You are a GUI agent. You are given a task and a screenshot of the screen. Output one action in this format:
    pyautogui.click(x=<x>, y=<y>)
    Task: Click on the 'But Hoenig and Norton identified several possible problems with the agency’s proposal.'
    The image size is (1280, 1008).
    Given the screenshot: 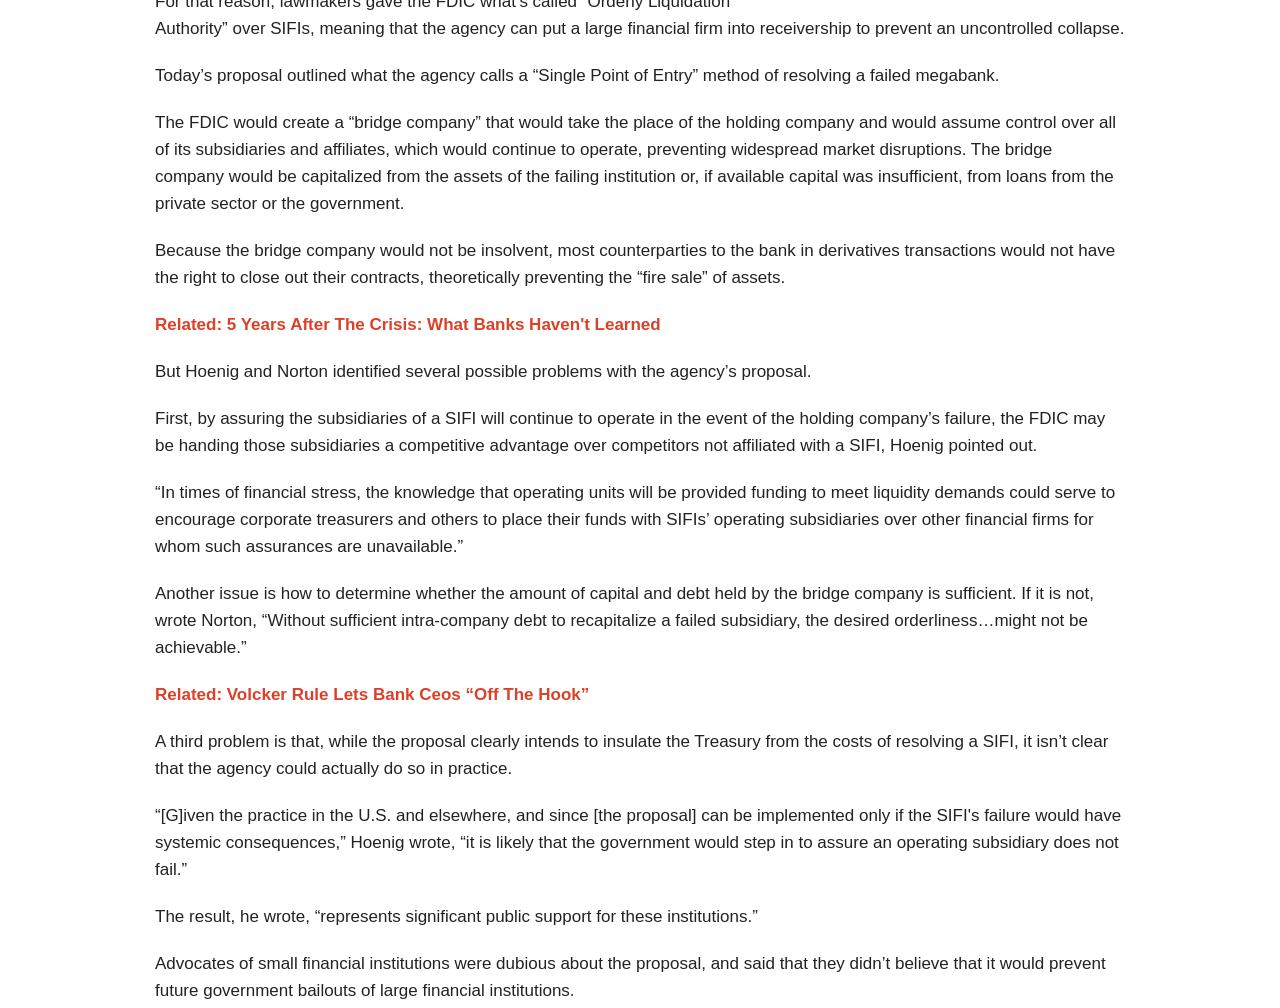 What is the action you would take?
    pyautogui.click(x=482, y=371)
    